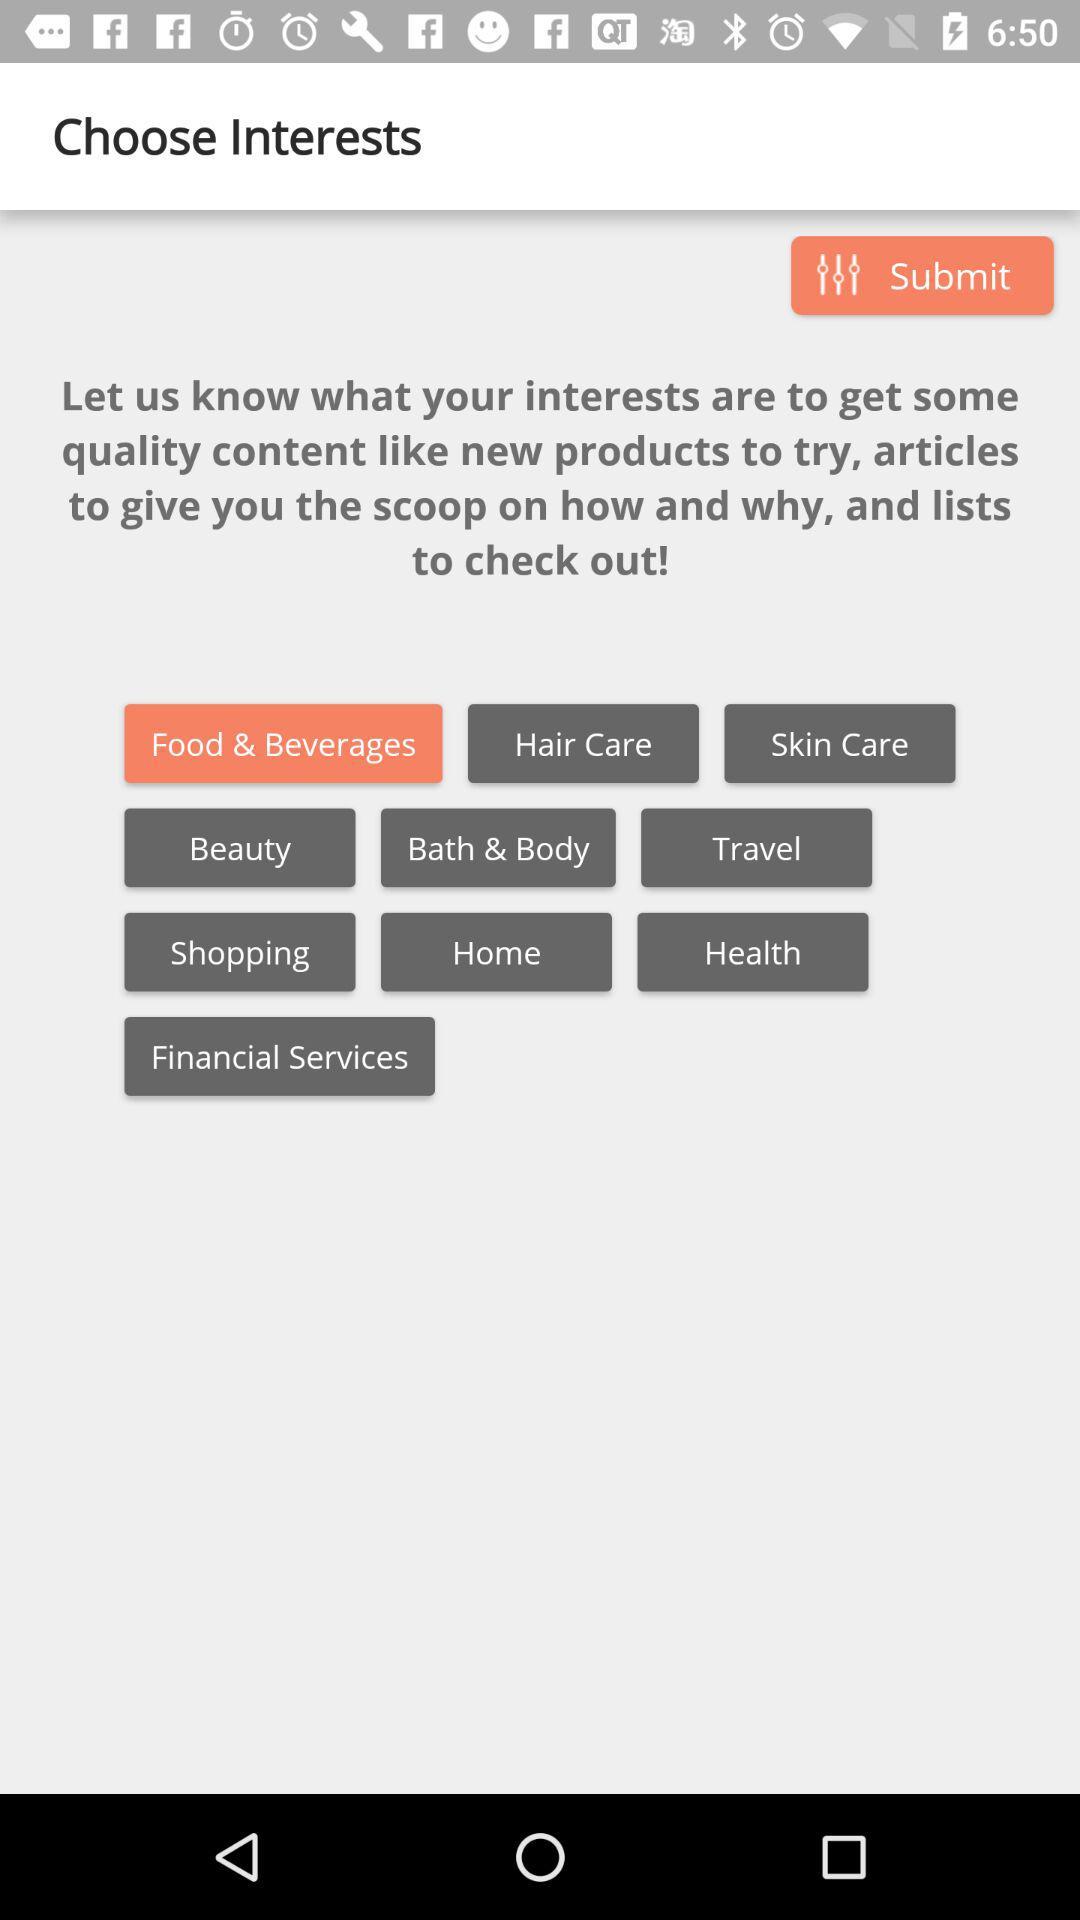  What do you see at coordinates (279, 1055) in the screenshot?
I see `the financial services icon` at bounding box center [279, 1055].